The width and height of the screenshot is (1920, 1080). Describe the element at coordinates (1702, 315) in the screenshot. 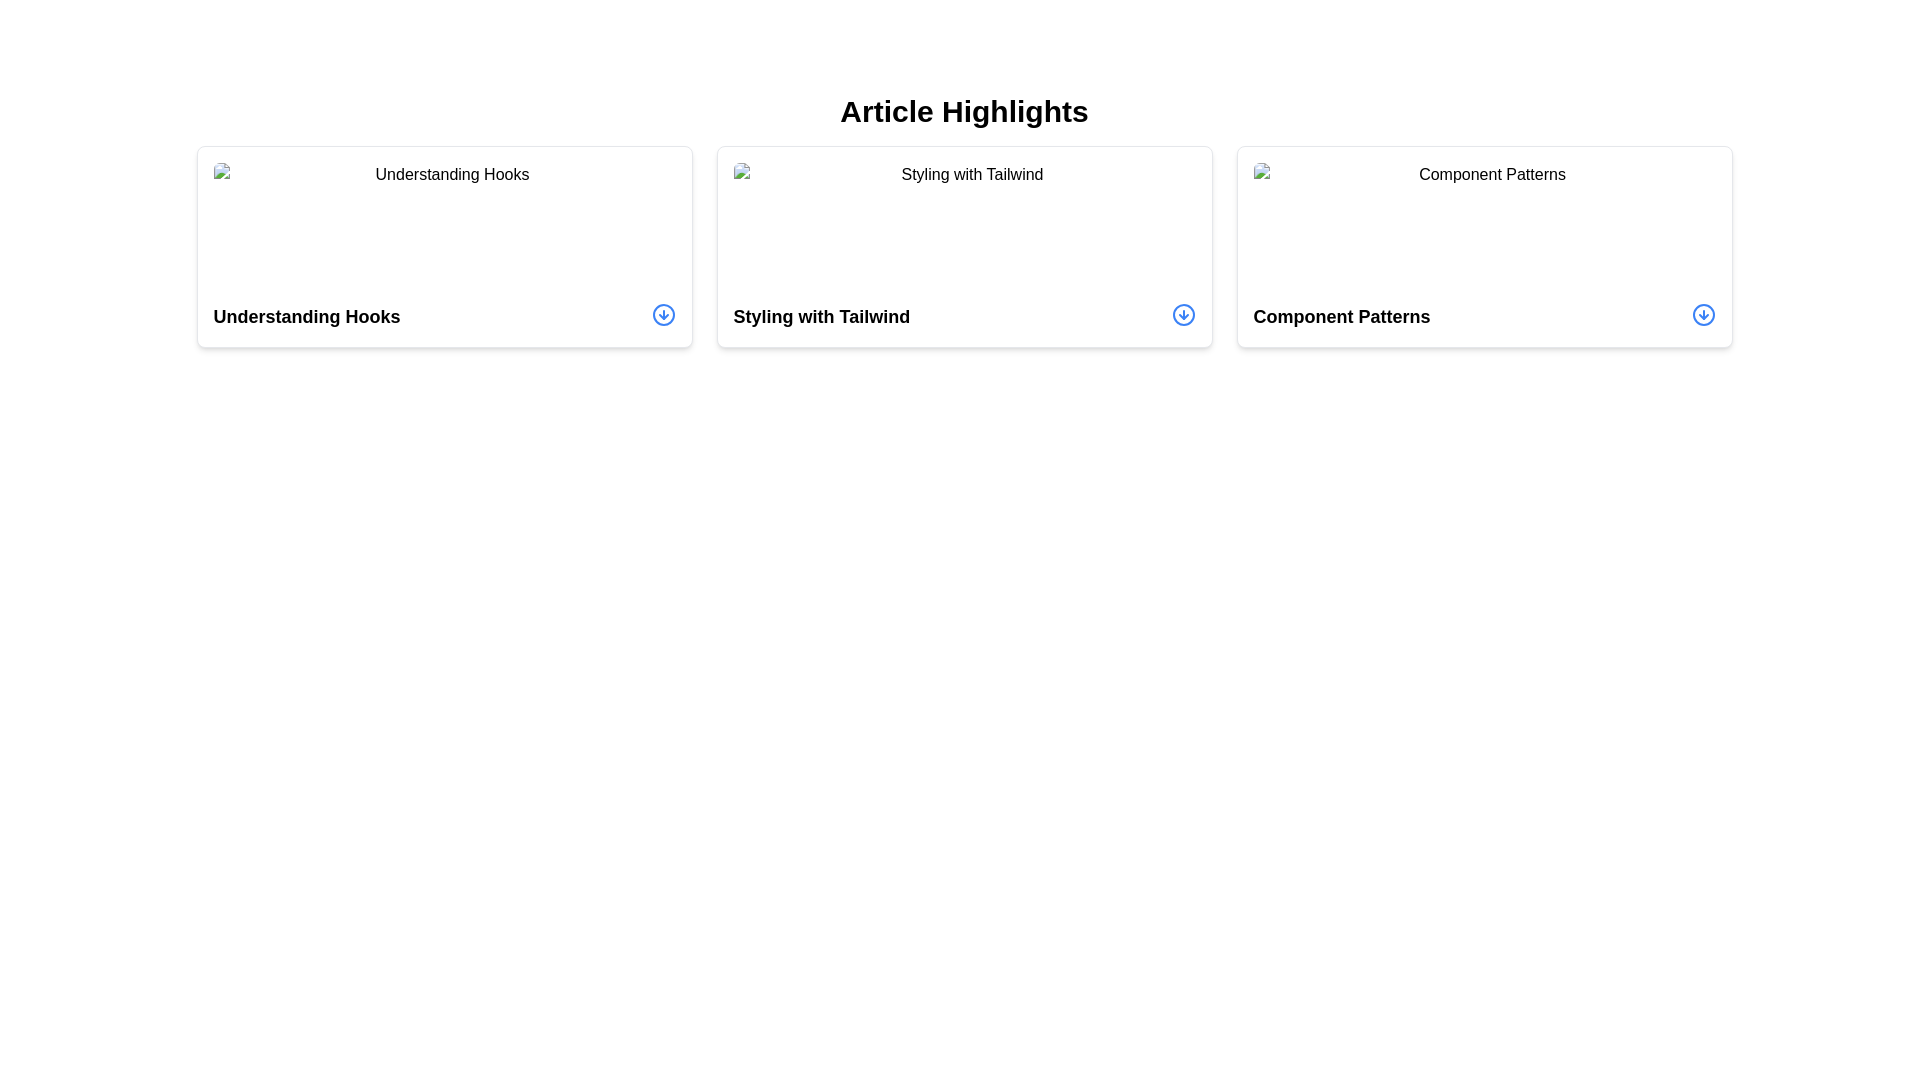

I see `the Icon (Circle with Downward Arrow) located at the far right side of the 'Component Patterns' panel` at that location.